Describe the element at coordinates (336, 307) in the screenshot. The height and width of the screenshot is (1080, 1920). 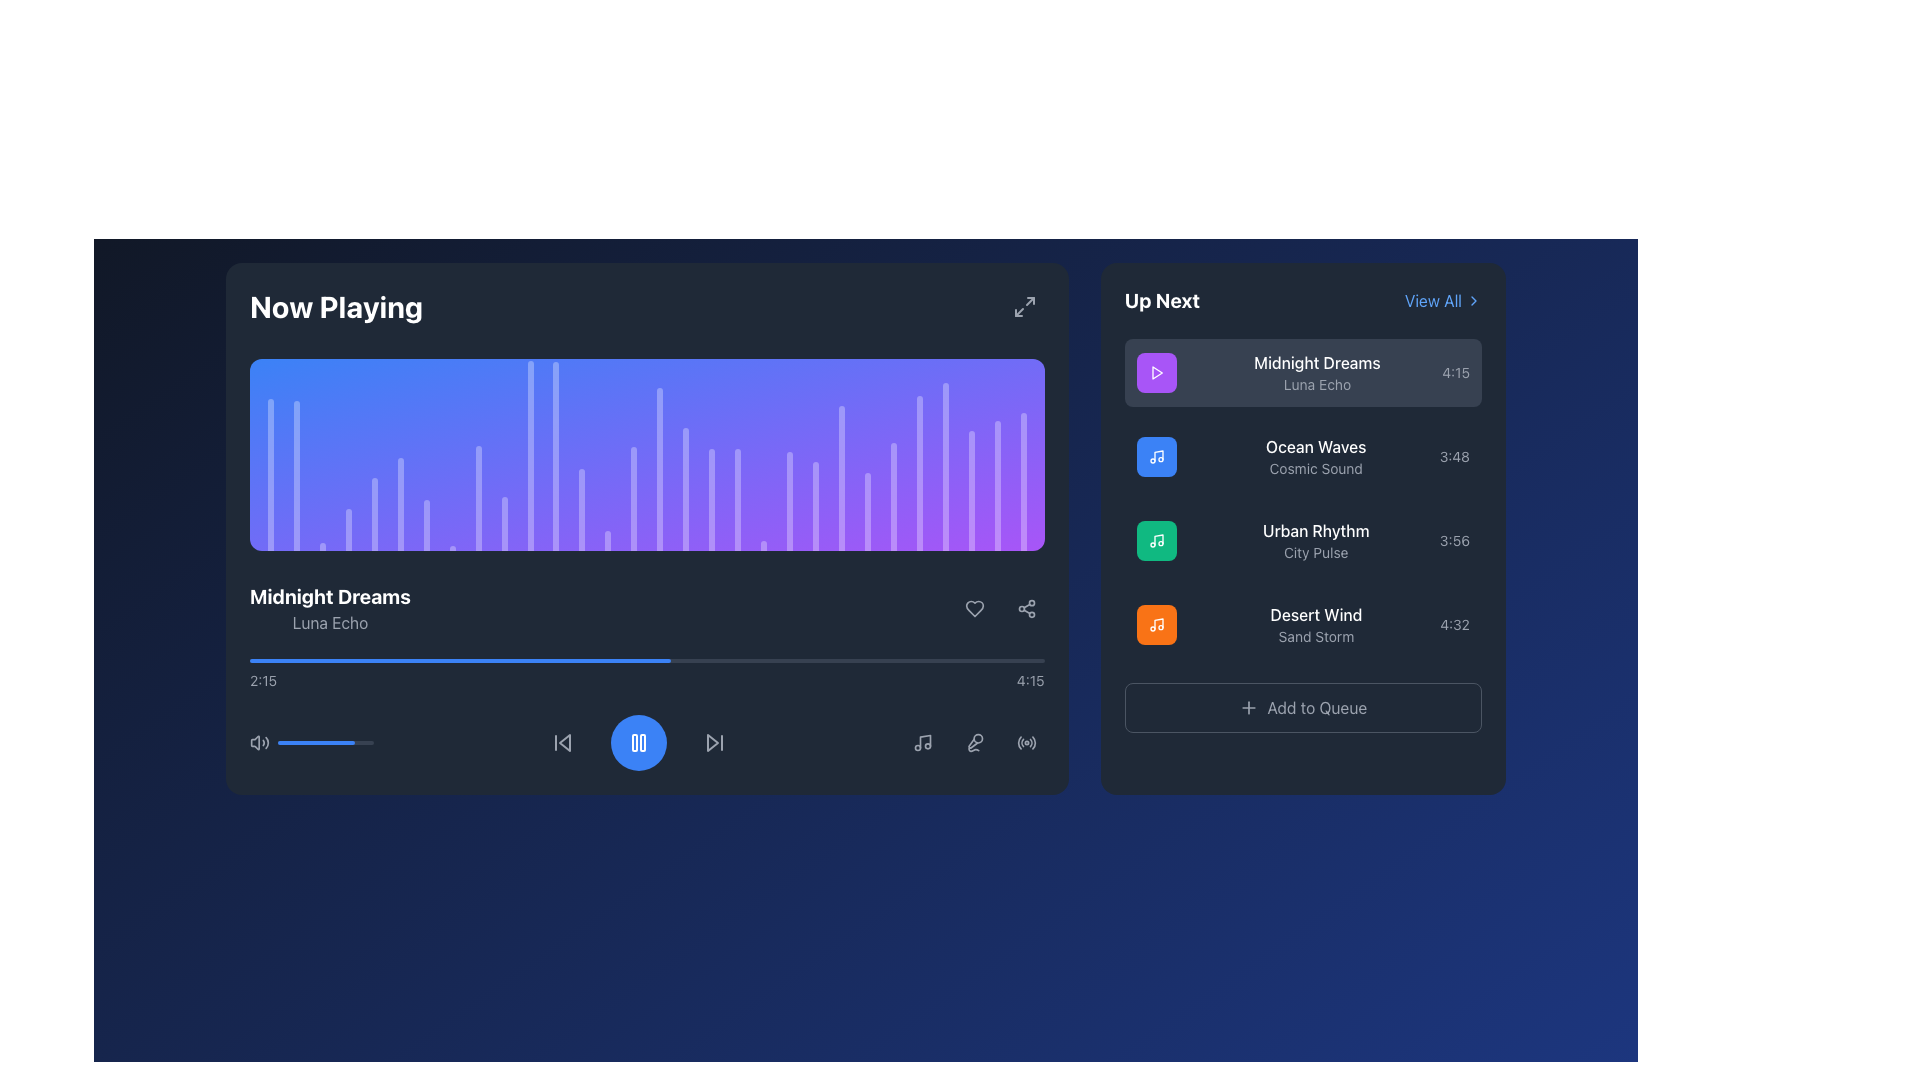
I see `prominent 'Now Playing' text label located at the top-left corner of the interface` at that location.